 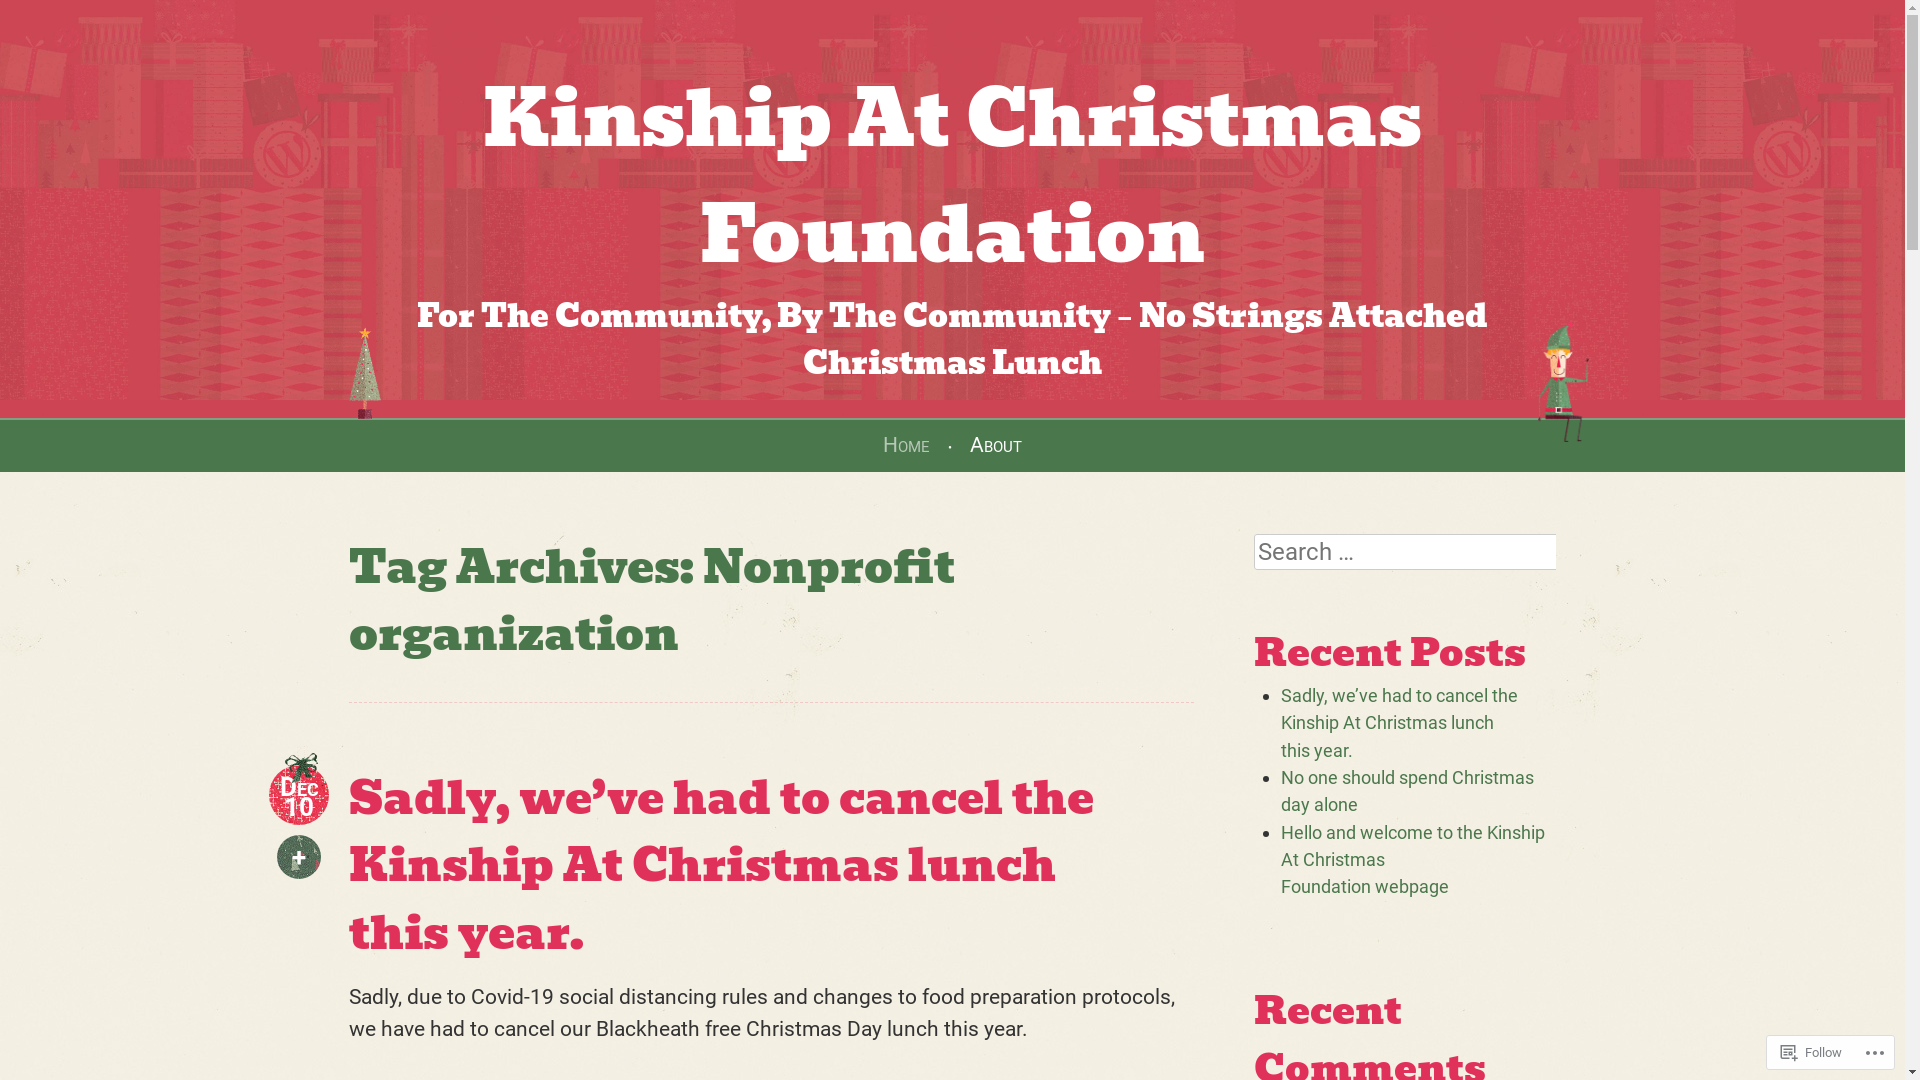 What do you see at coordinates (1811, 1051) in the screenshot?
I see `'Follow'` at bounding box center [1811, 1051].